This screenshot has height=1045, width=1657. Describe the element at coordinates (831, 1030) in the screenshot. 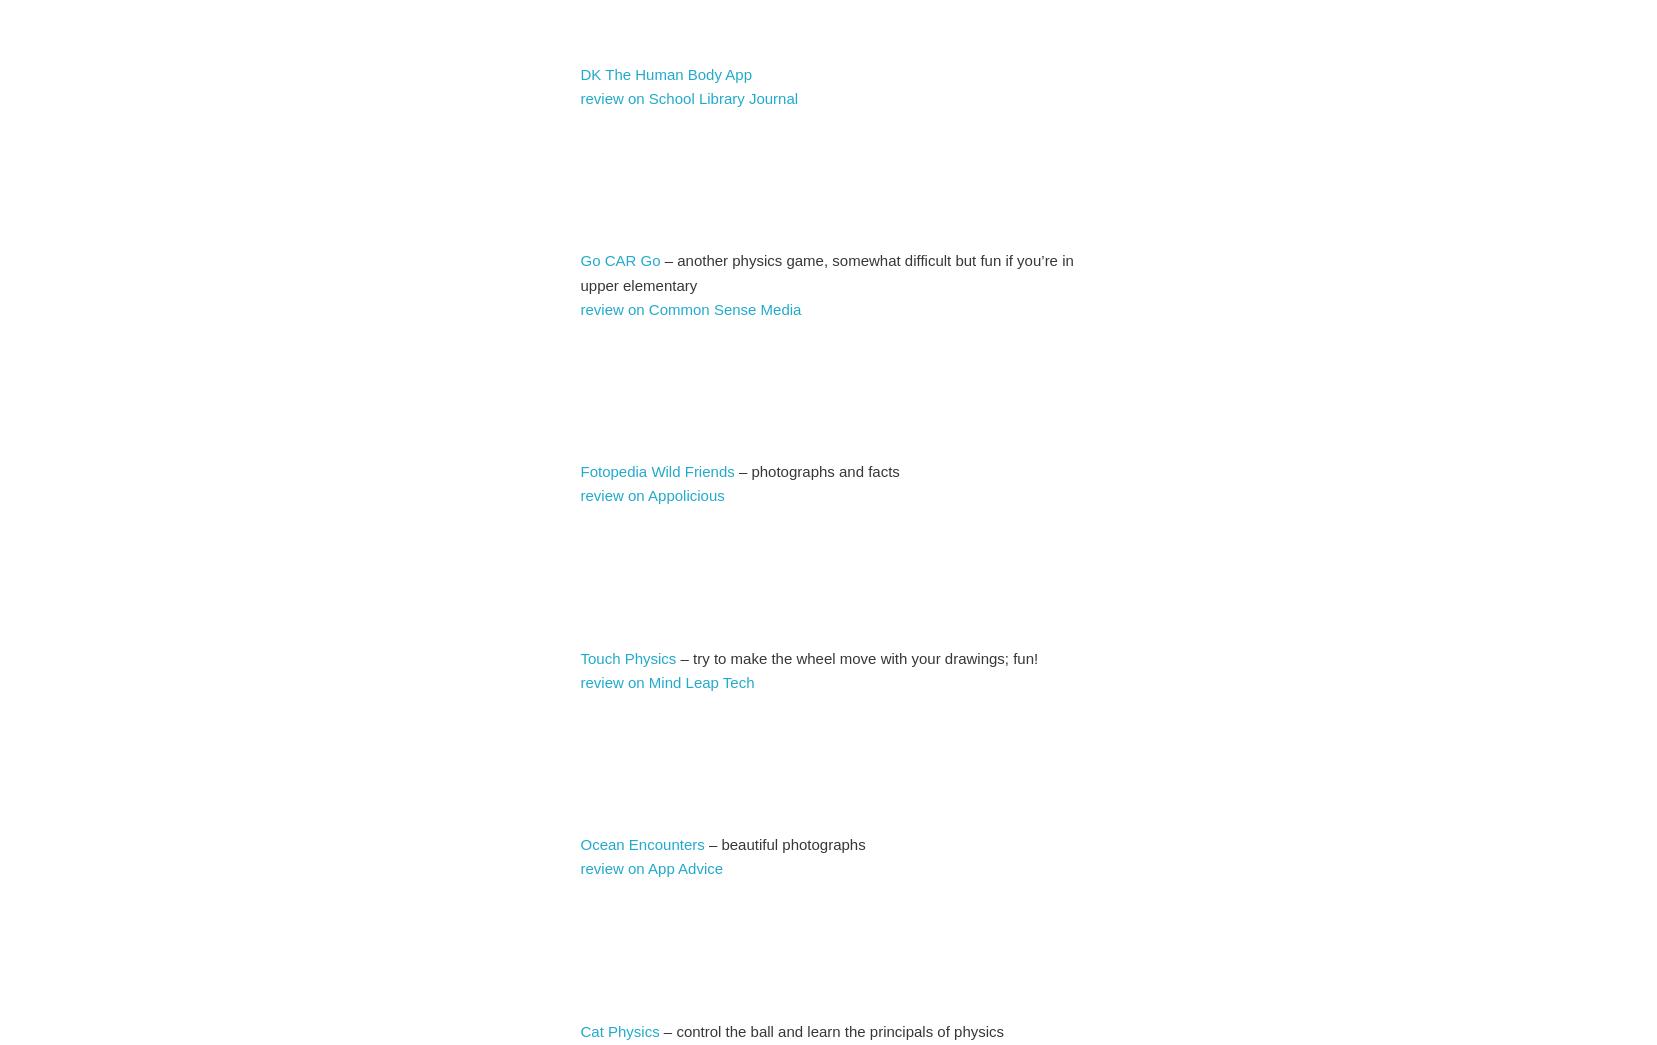

I see `'– control the ball and learn the principals of physics'` at that location.